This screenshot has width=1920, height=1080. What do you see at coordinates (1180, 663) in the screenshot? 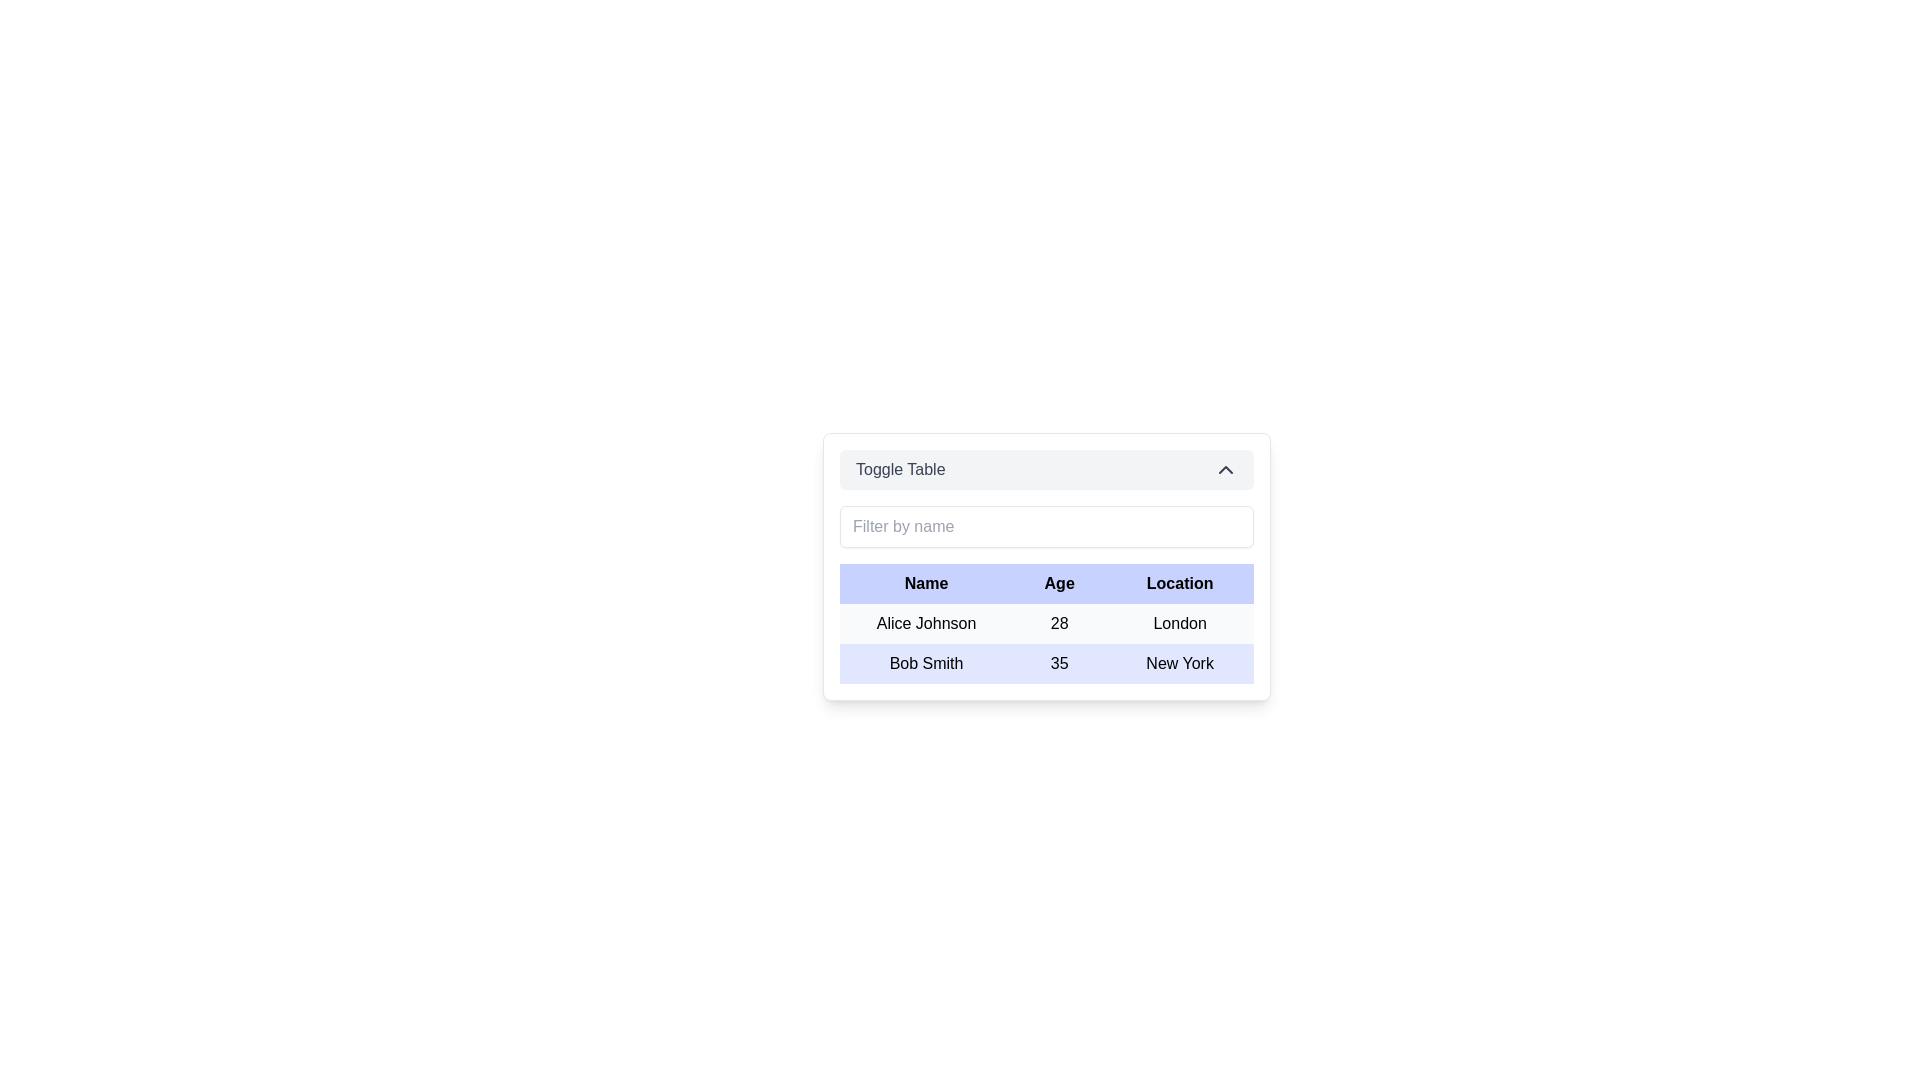
I see `the Text Label displaying 'New York' in the 'Location' column of the second row in the table for 'Bob Smith'` at bounding box center [1180, 663].